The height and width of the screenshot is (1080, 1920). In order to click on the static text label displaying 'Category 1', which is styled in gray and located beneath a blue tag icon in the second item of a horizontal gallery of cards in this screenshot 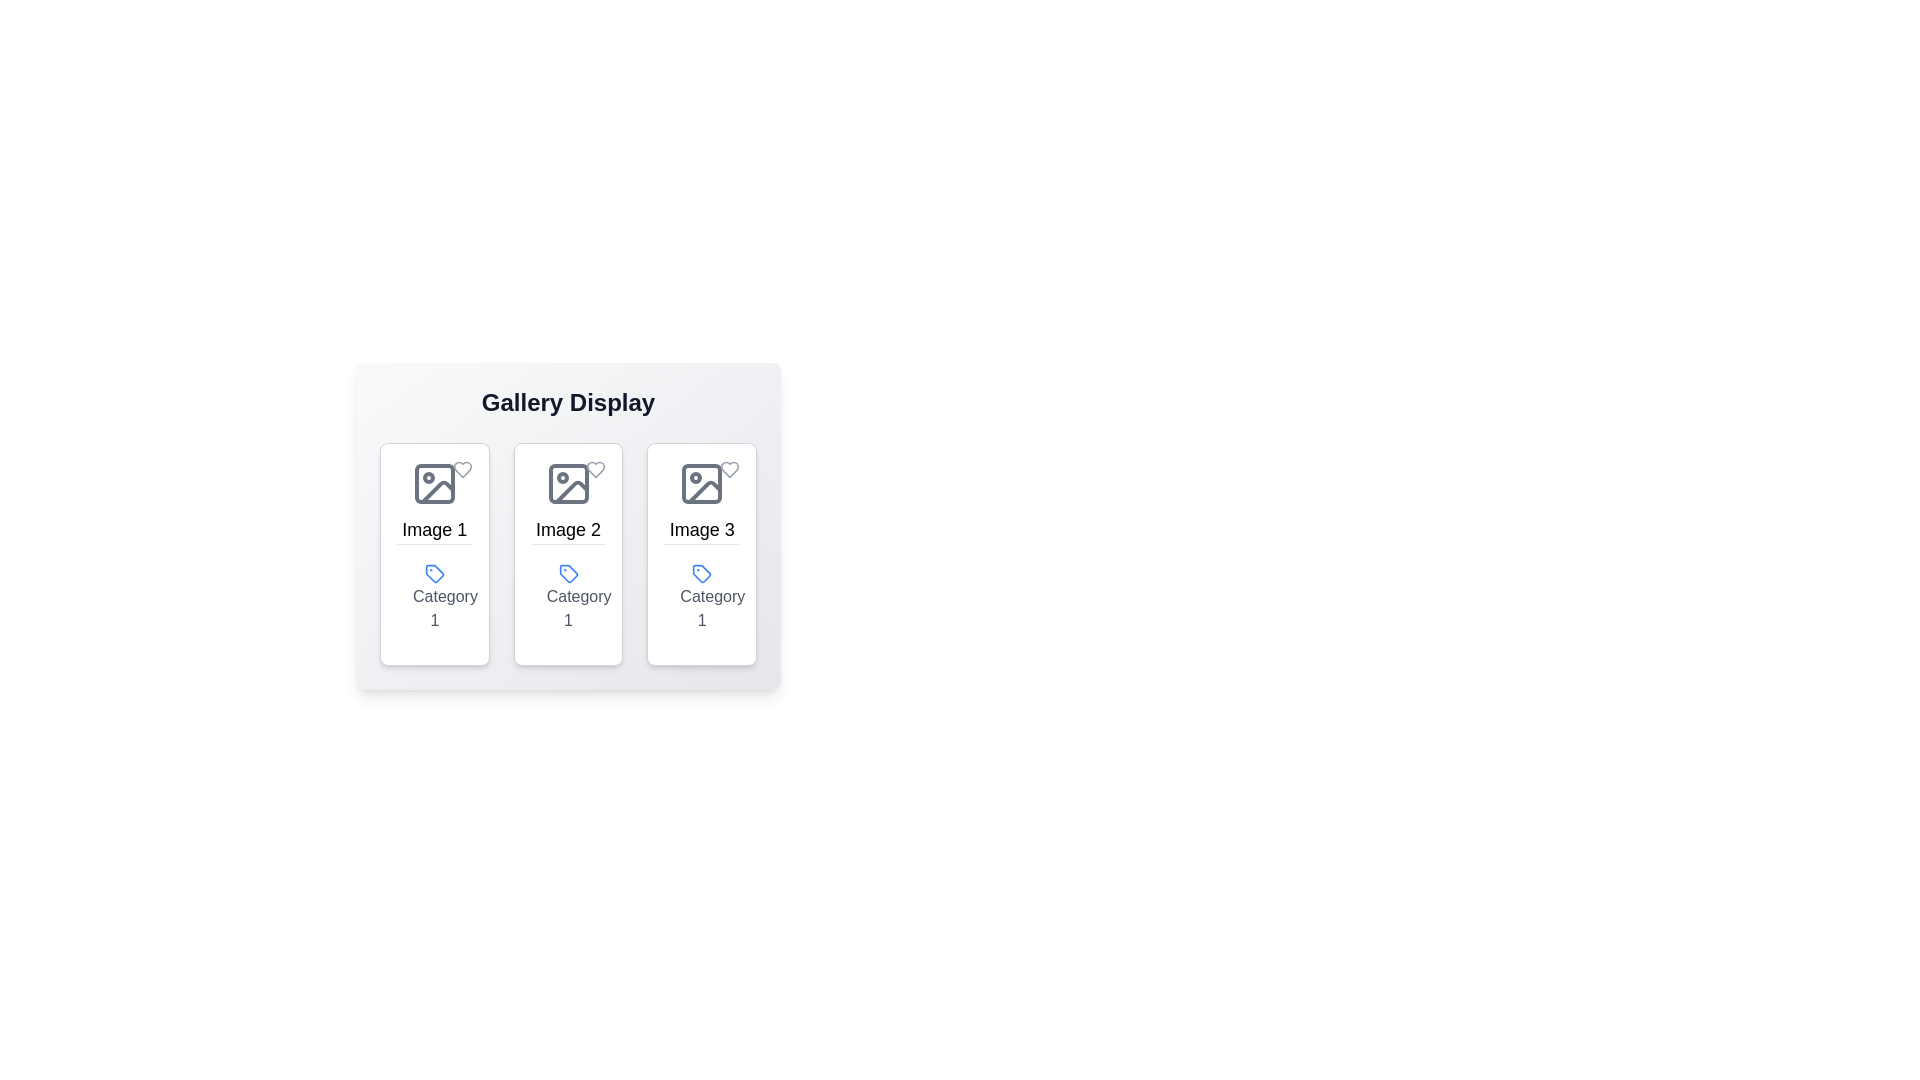, I will do `click(567, 595)`.